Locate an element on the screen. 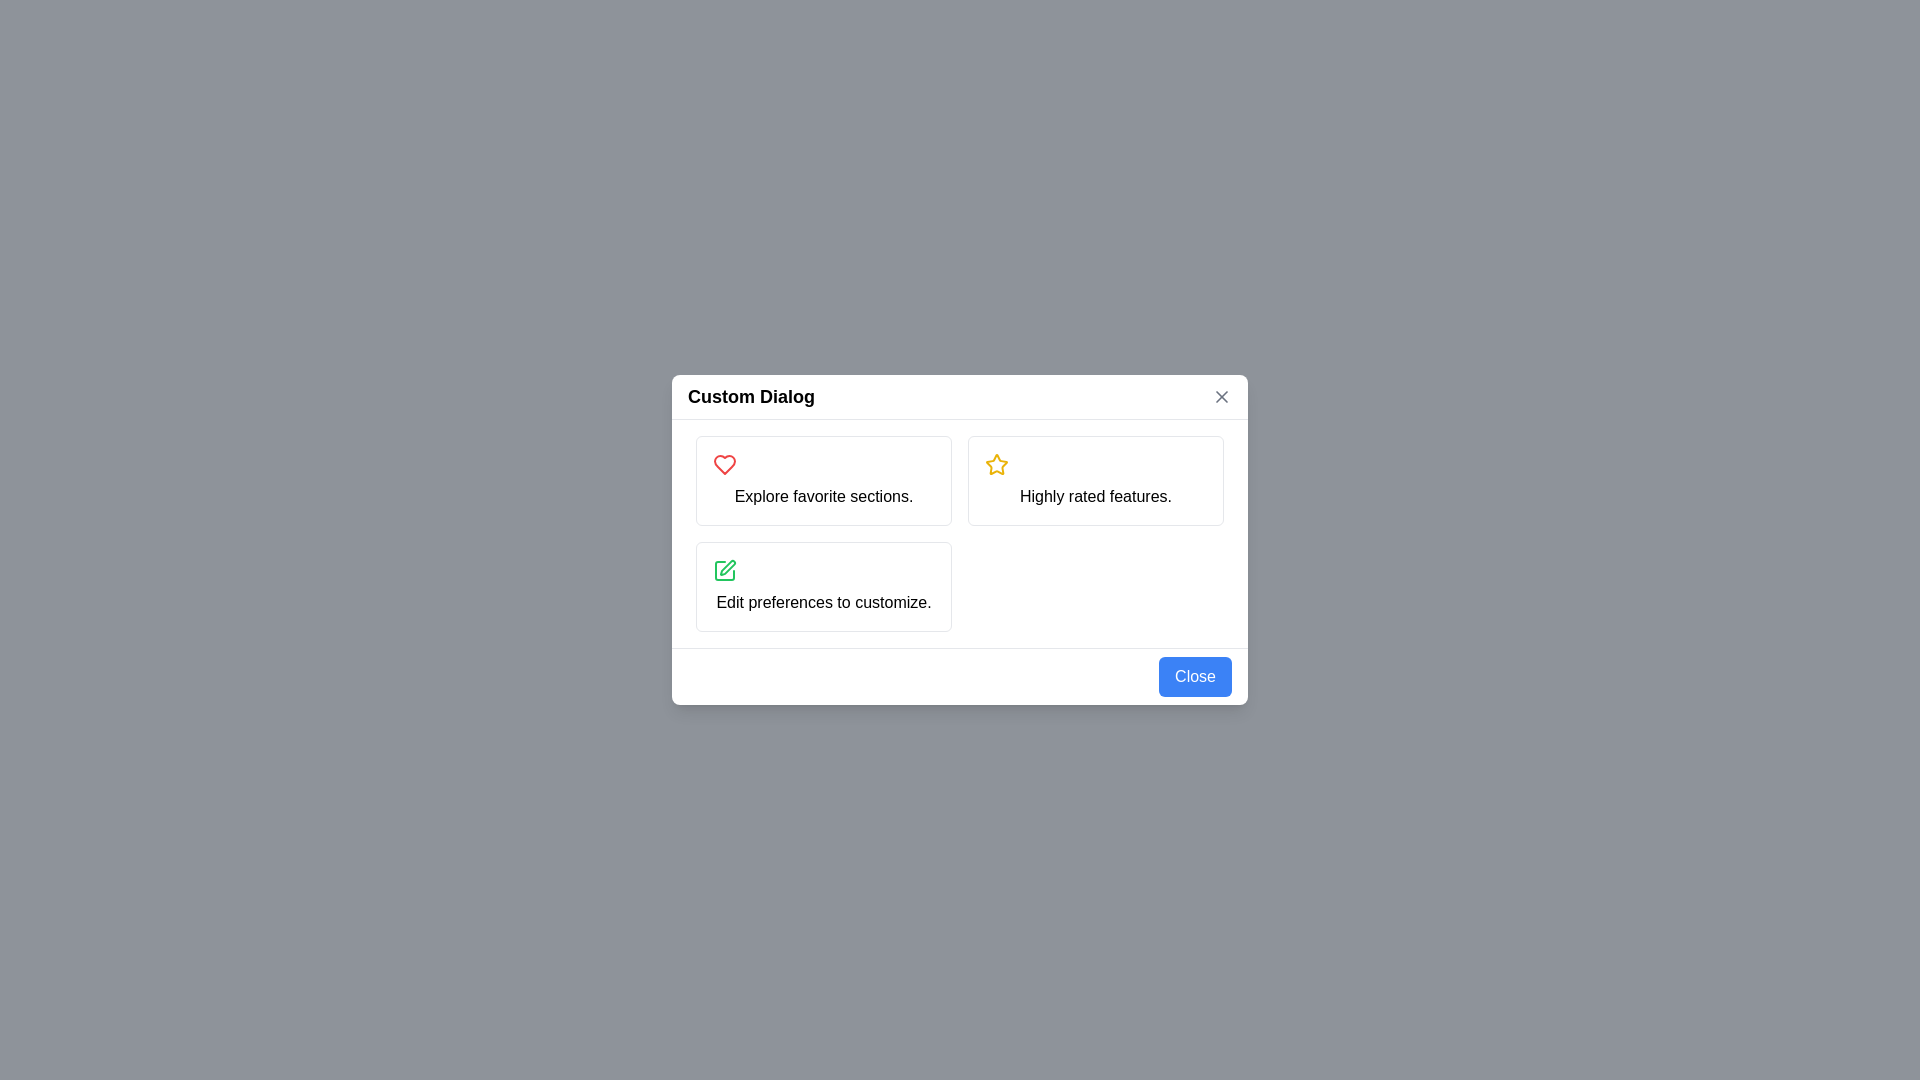  the green outlined pen icon located in the middle row of the dialog box, to the left of the text 'Edit preferences to customize.' is located at coordinates (723, 570).